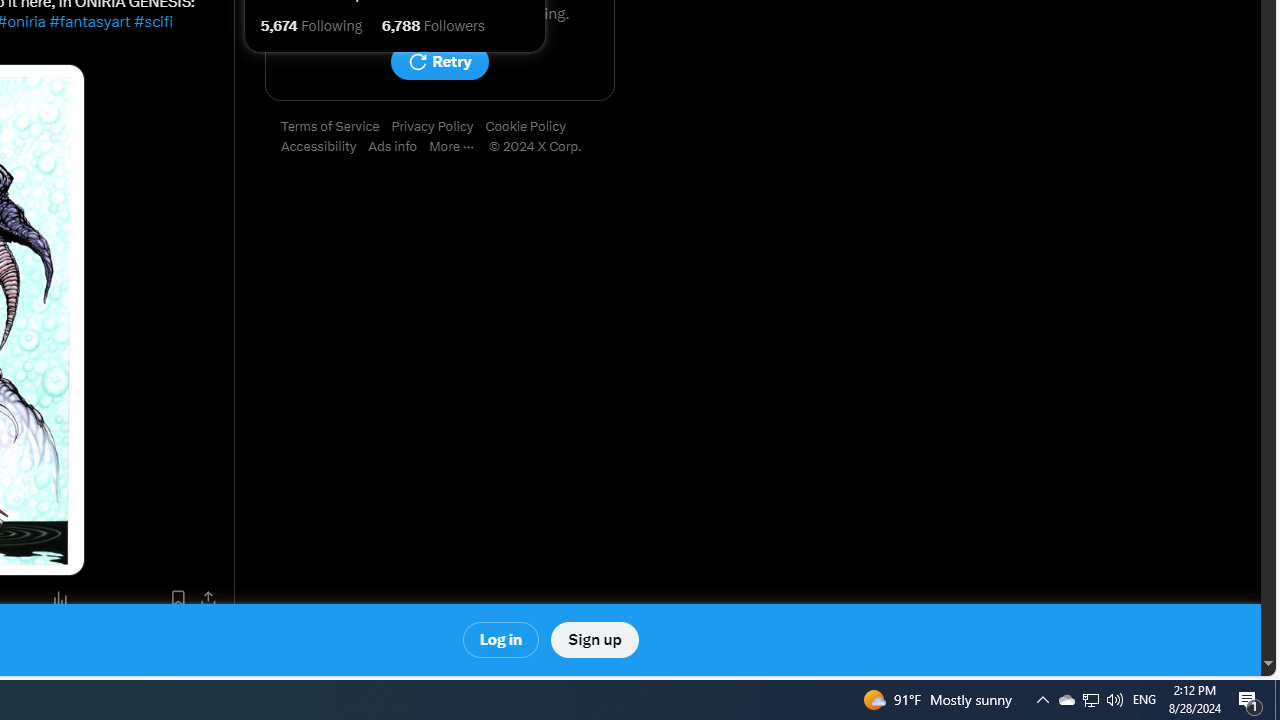 The image size is (1280, 720). I want to click on 'Accessibility', so click(325, 146).